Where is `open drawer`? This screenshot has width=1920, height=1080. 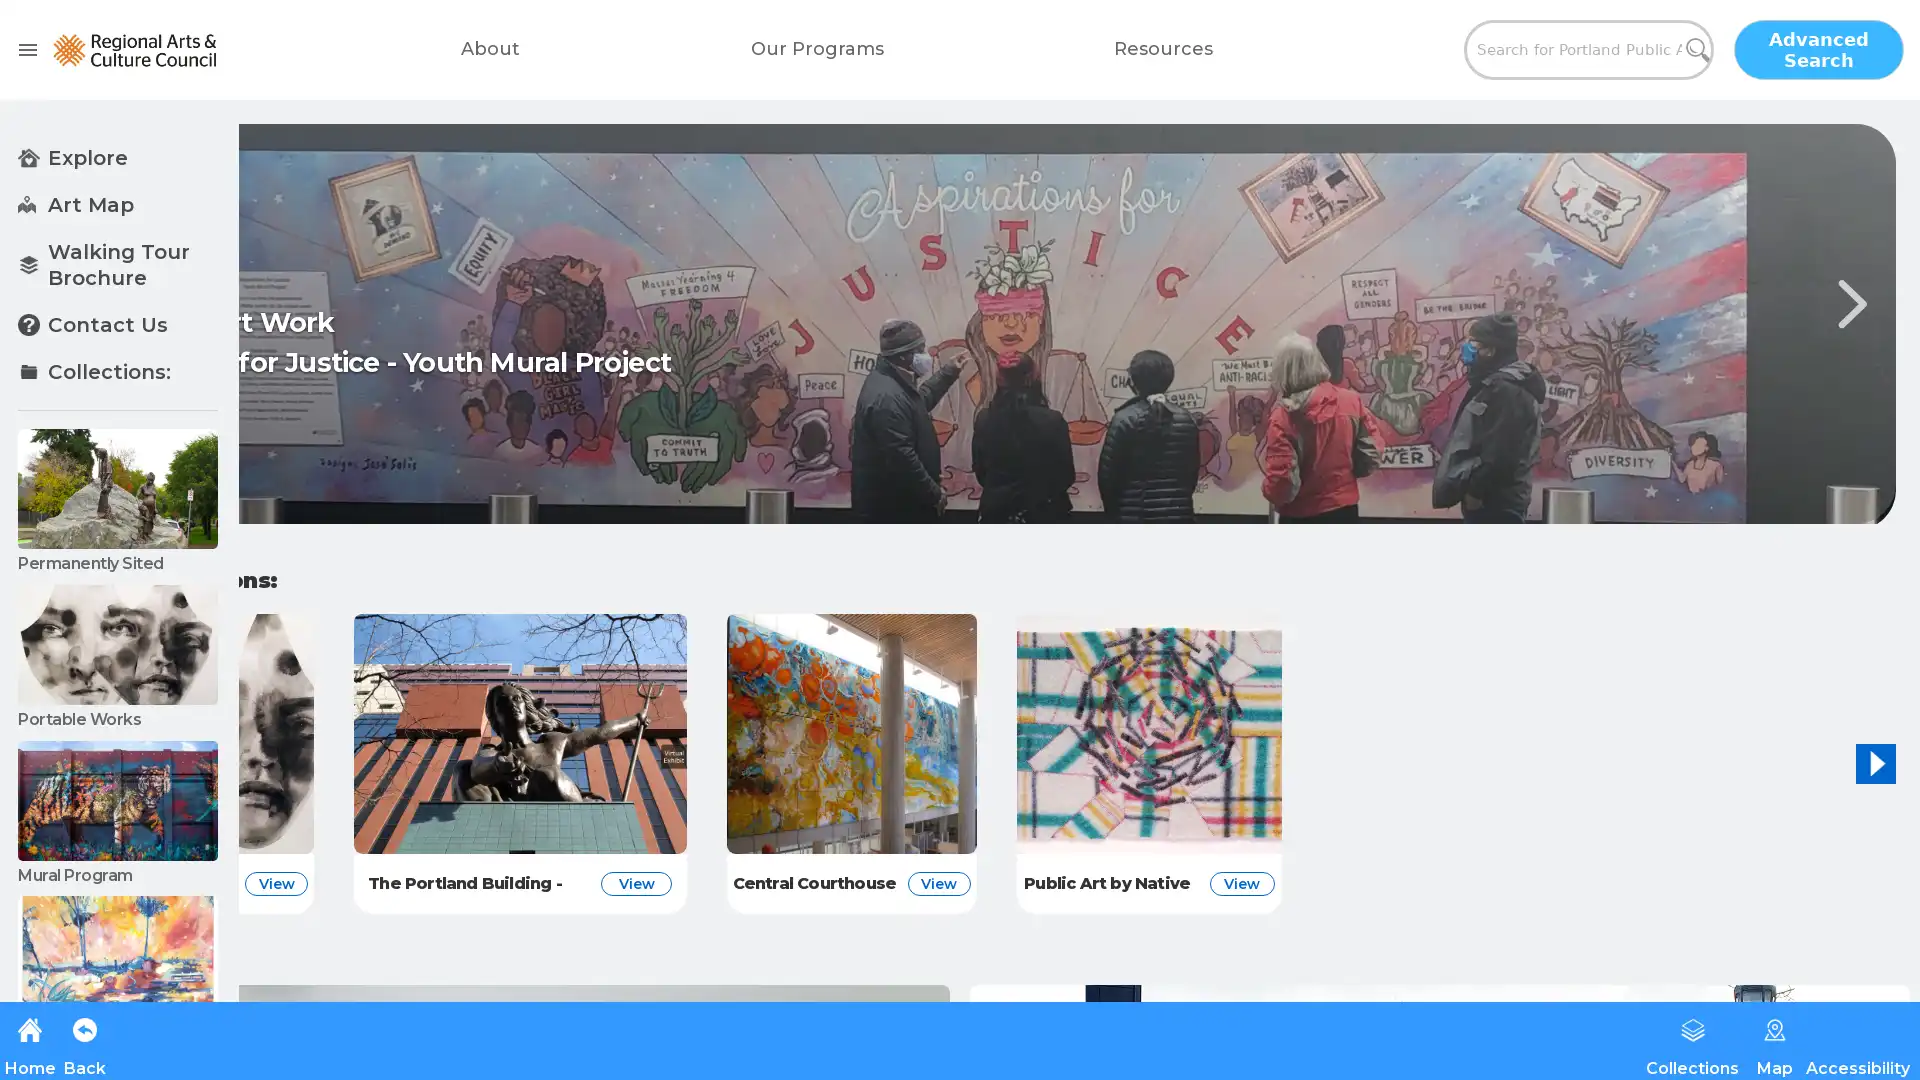
open drawer is located at coordinates (28, 49).